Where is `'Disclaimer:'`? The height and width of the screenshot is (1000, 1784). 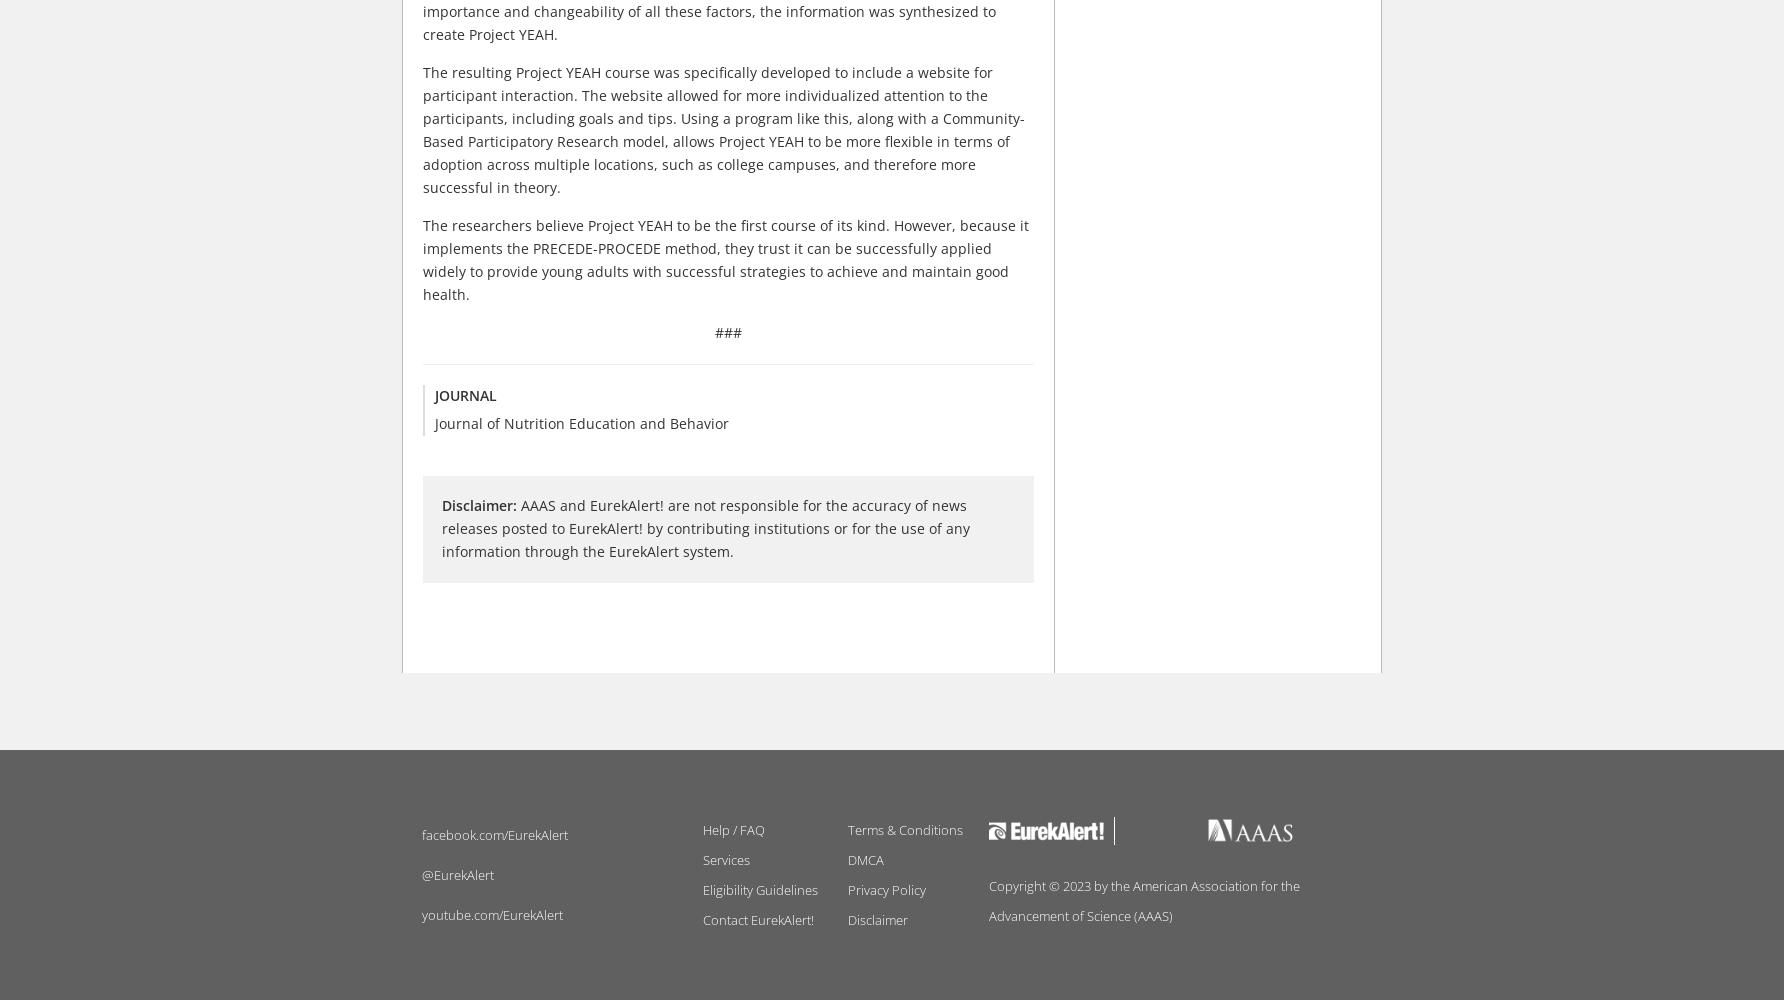 'Disclaimer:' is located at coordinates (441, 506).